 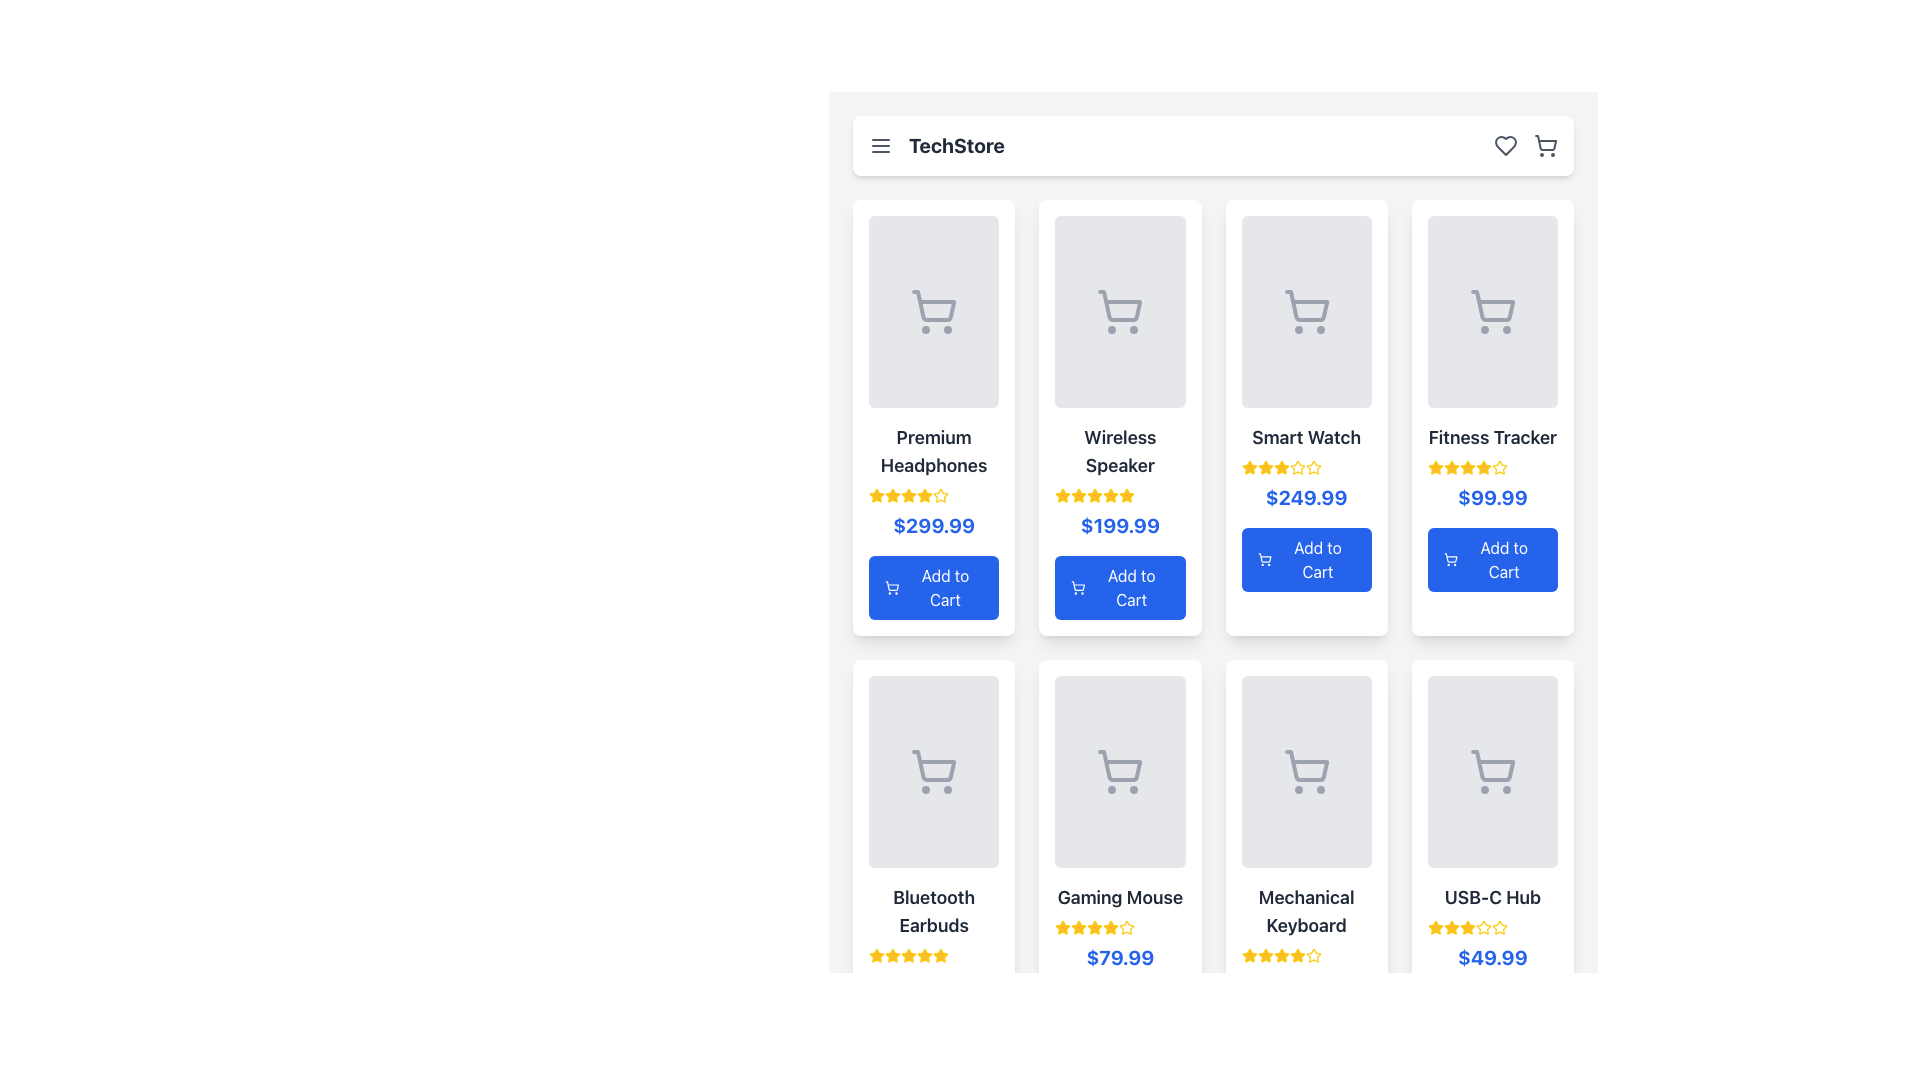 I want to click on the heart icon in the top-right corner of the navigation bar to interact with the favorites functionality, so click(x=1525, y=145).